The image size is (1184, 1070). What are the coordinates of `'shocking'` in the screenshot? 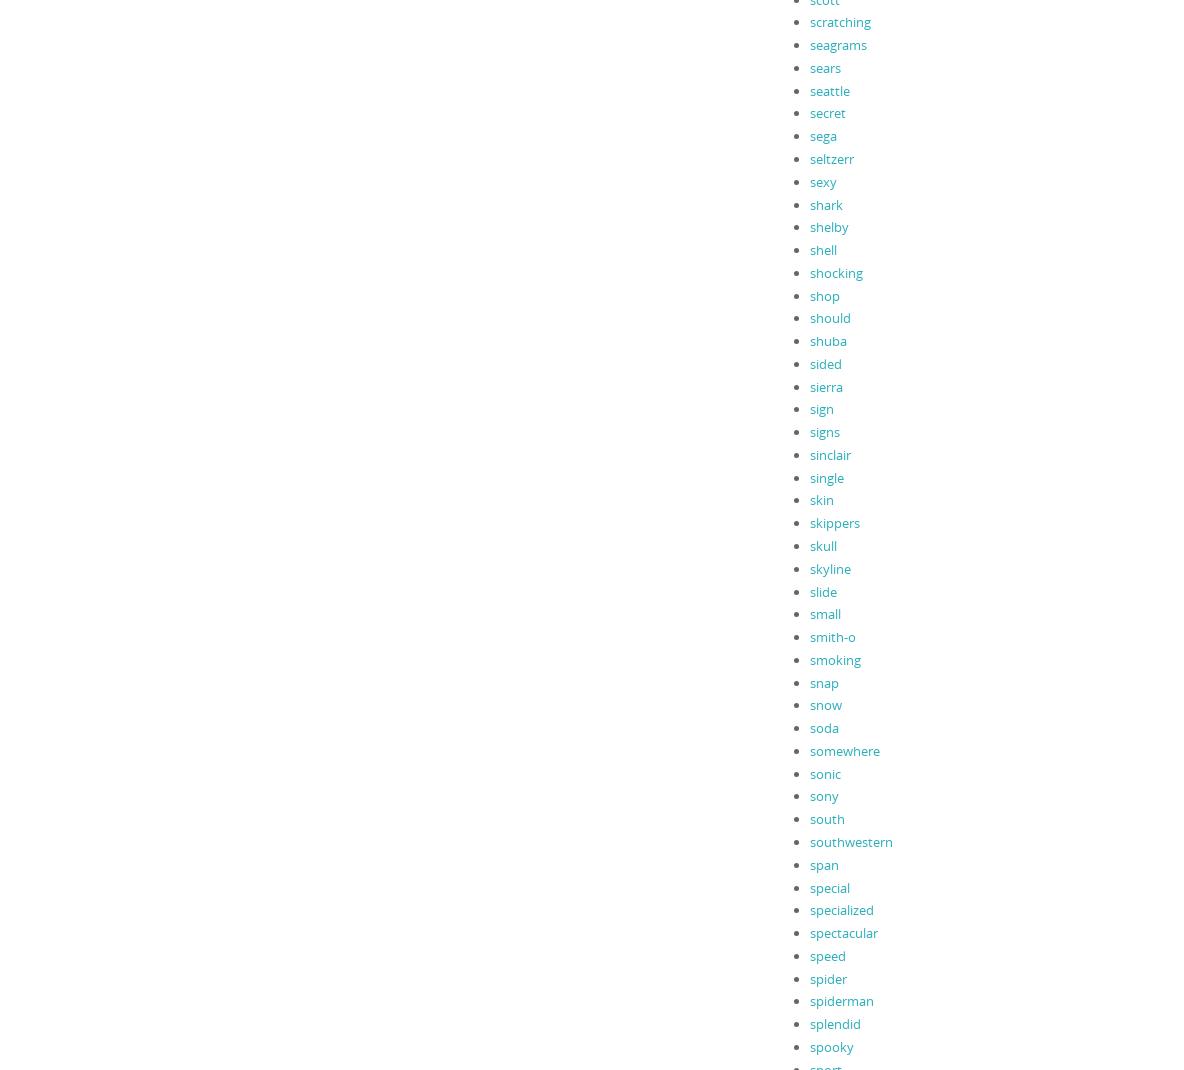 It's located at (808, 271).